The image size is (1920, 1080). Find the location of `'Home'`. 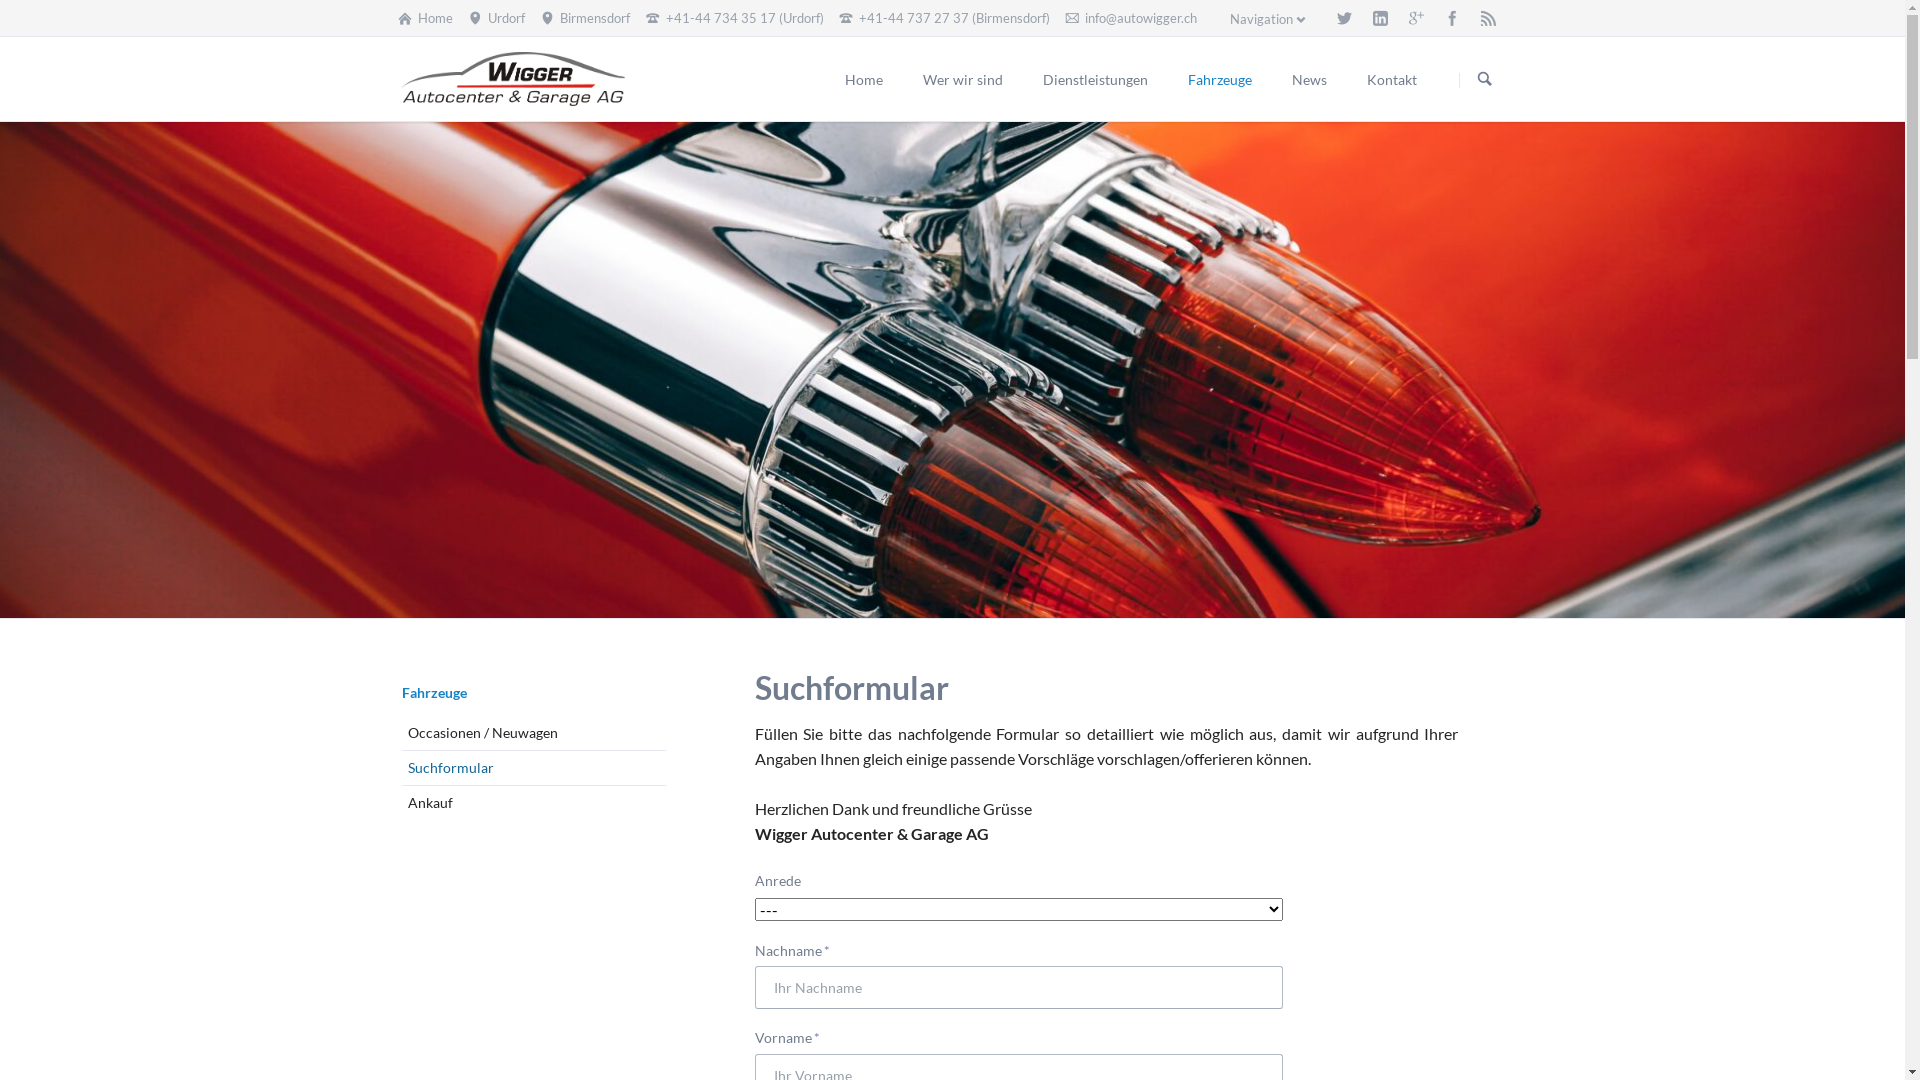

'Home' is located at coordinates (424, 18).